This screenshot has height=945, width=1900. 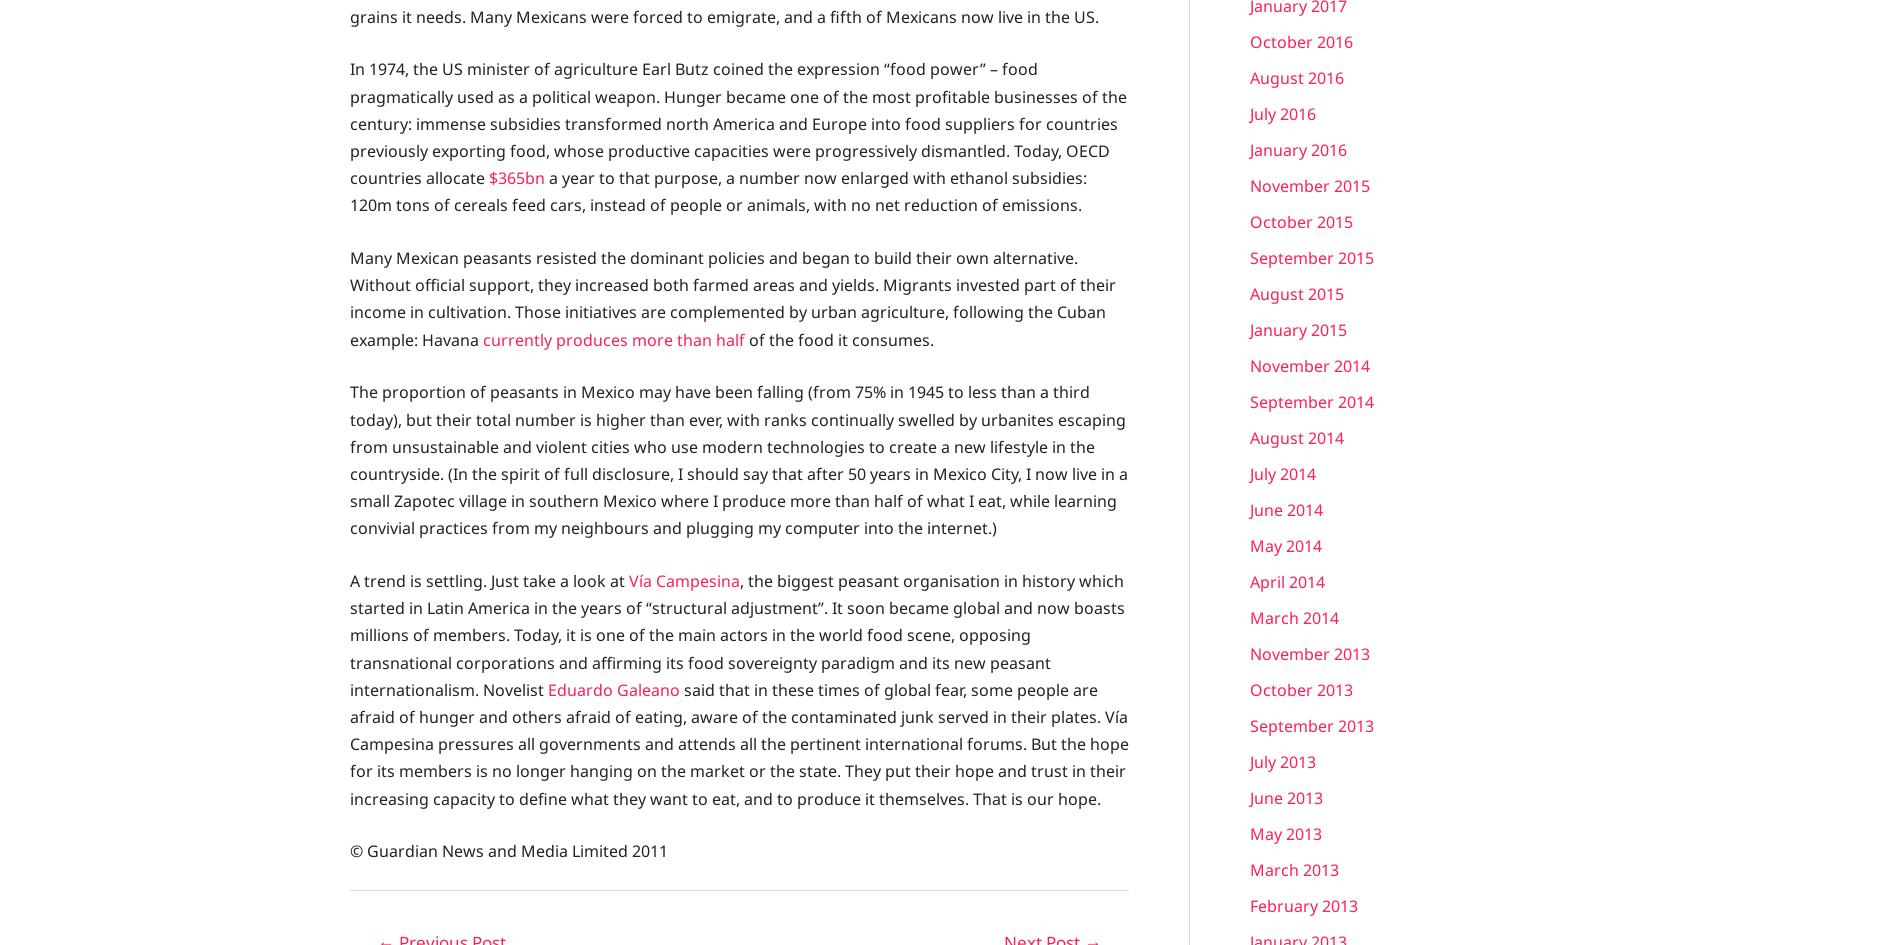 I want to click on 'Eduardo Galeano', so click(x=614, y=688).